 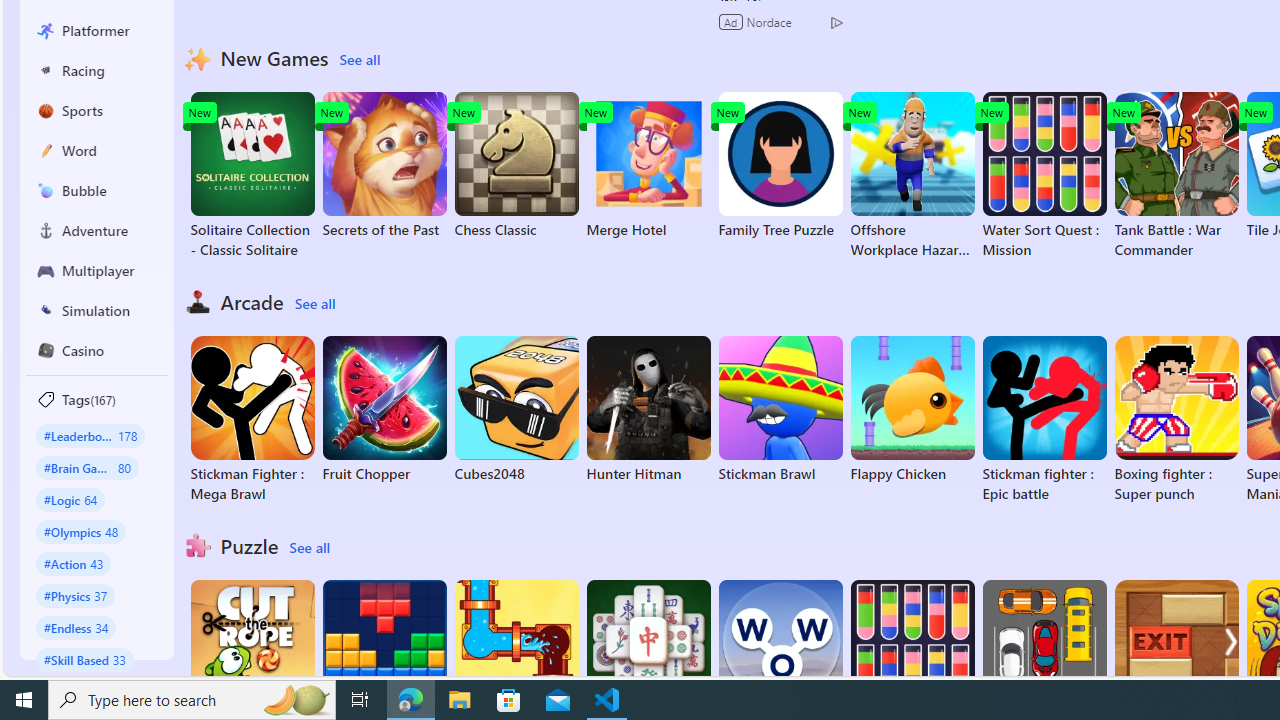 What do you see at coordinates (74, 563) in the screenshot?
I see `'#Action 43'` at bounding box center [74, 563].